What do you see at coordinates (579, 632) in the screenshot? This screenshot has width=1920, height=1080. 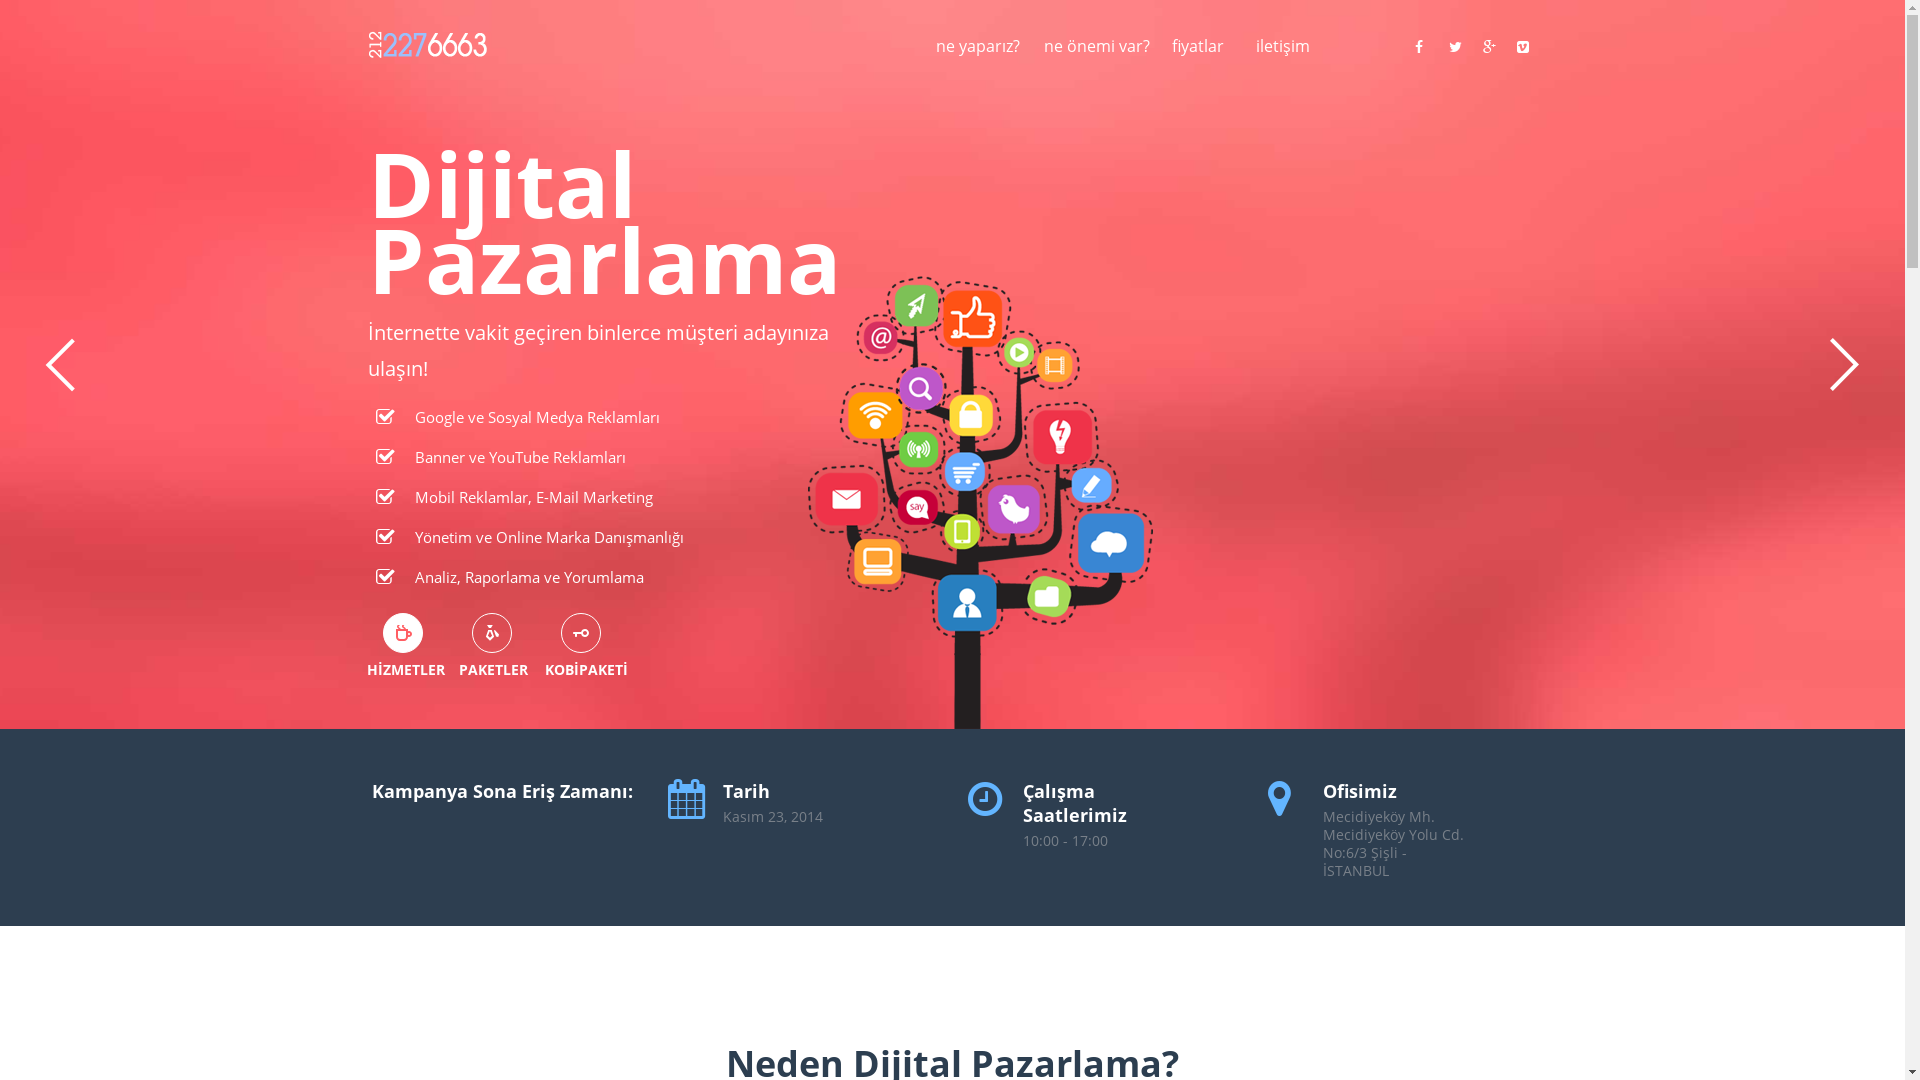 I see `'KOBIPAKETI'` at bounding box center [579, 632].